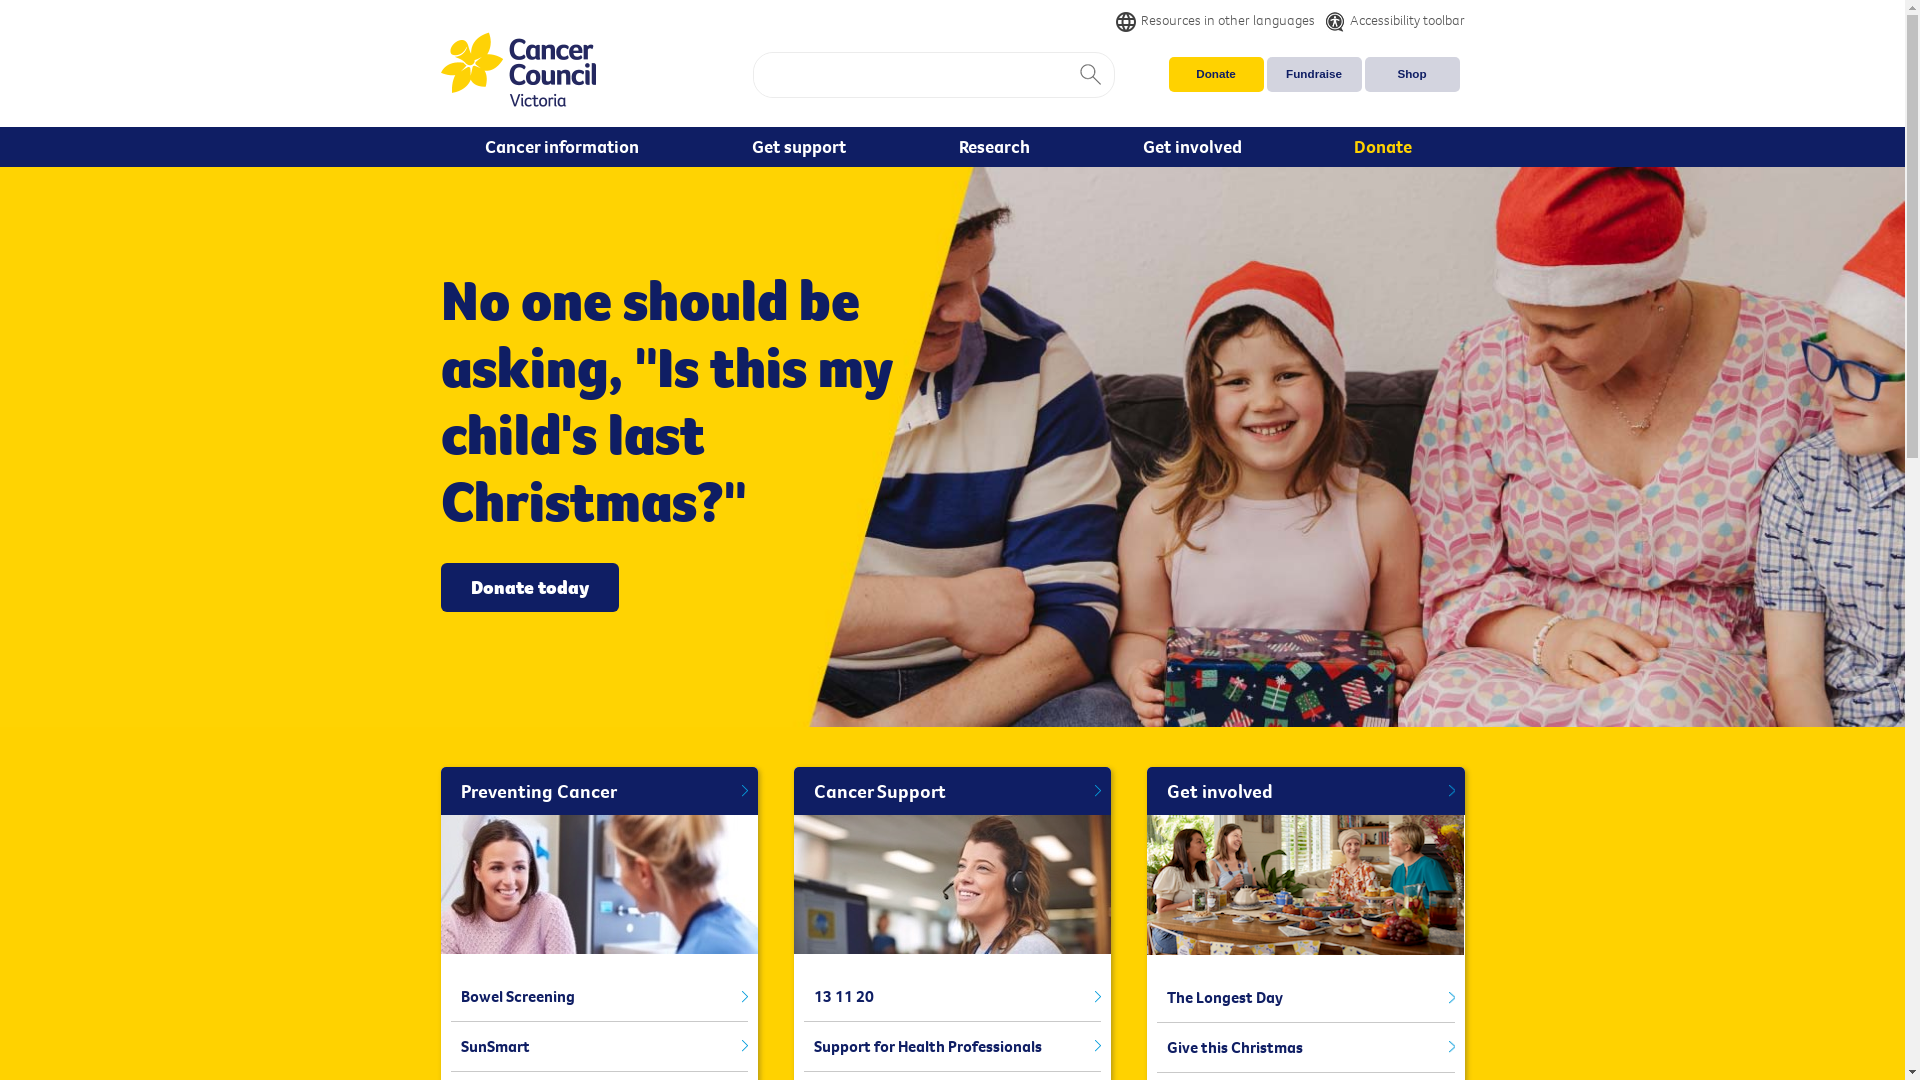 Image resolution: width=1920 pixels, height=1080 pixels. What do you see at coordinates (1305, 1047) in the screenshot?
I see `'Give this Christmas'` at bounding box center [1305, 1047].